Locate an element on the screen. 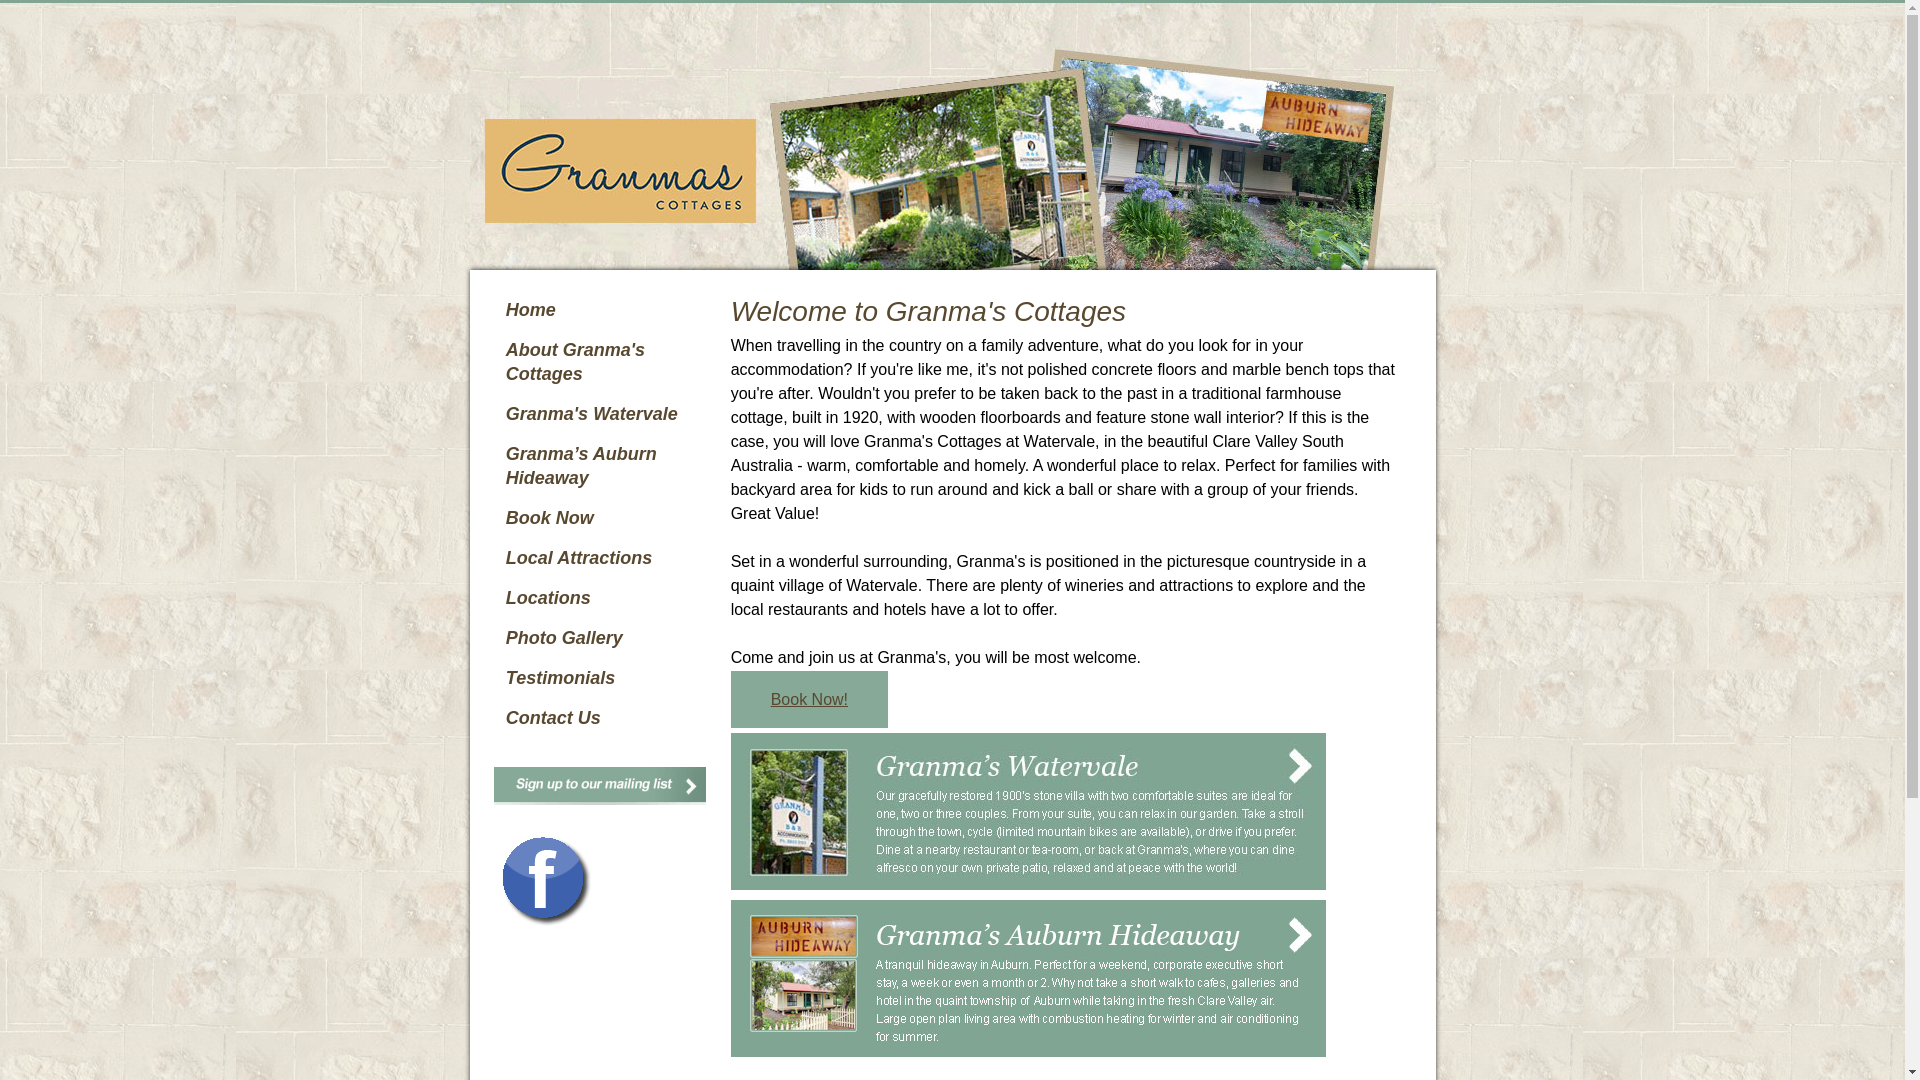 The height and width of the screenshot is (1080, 1920). 'Photo Gallery' is located at coordinates (603, 637).